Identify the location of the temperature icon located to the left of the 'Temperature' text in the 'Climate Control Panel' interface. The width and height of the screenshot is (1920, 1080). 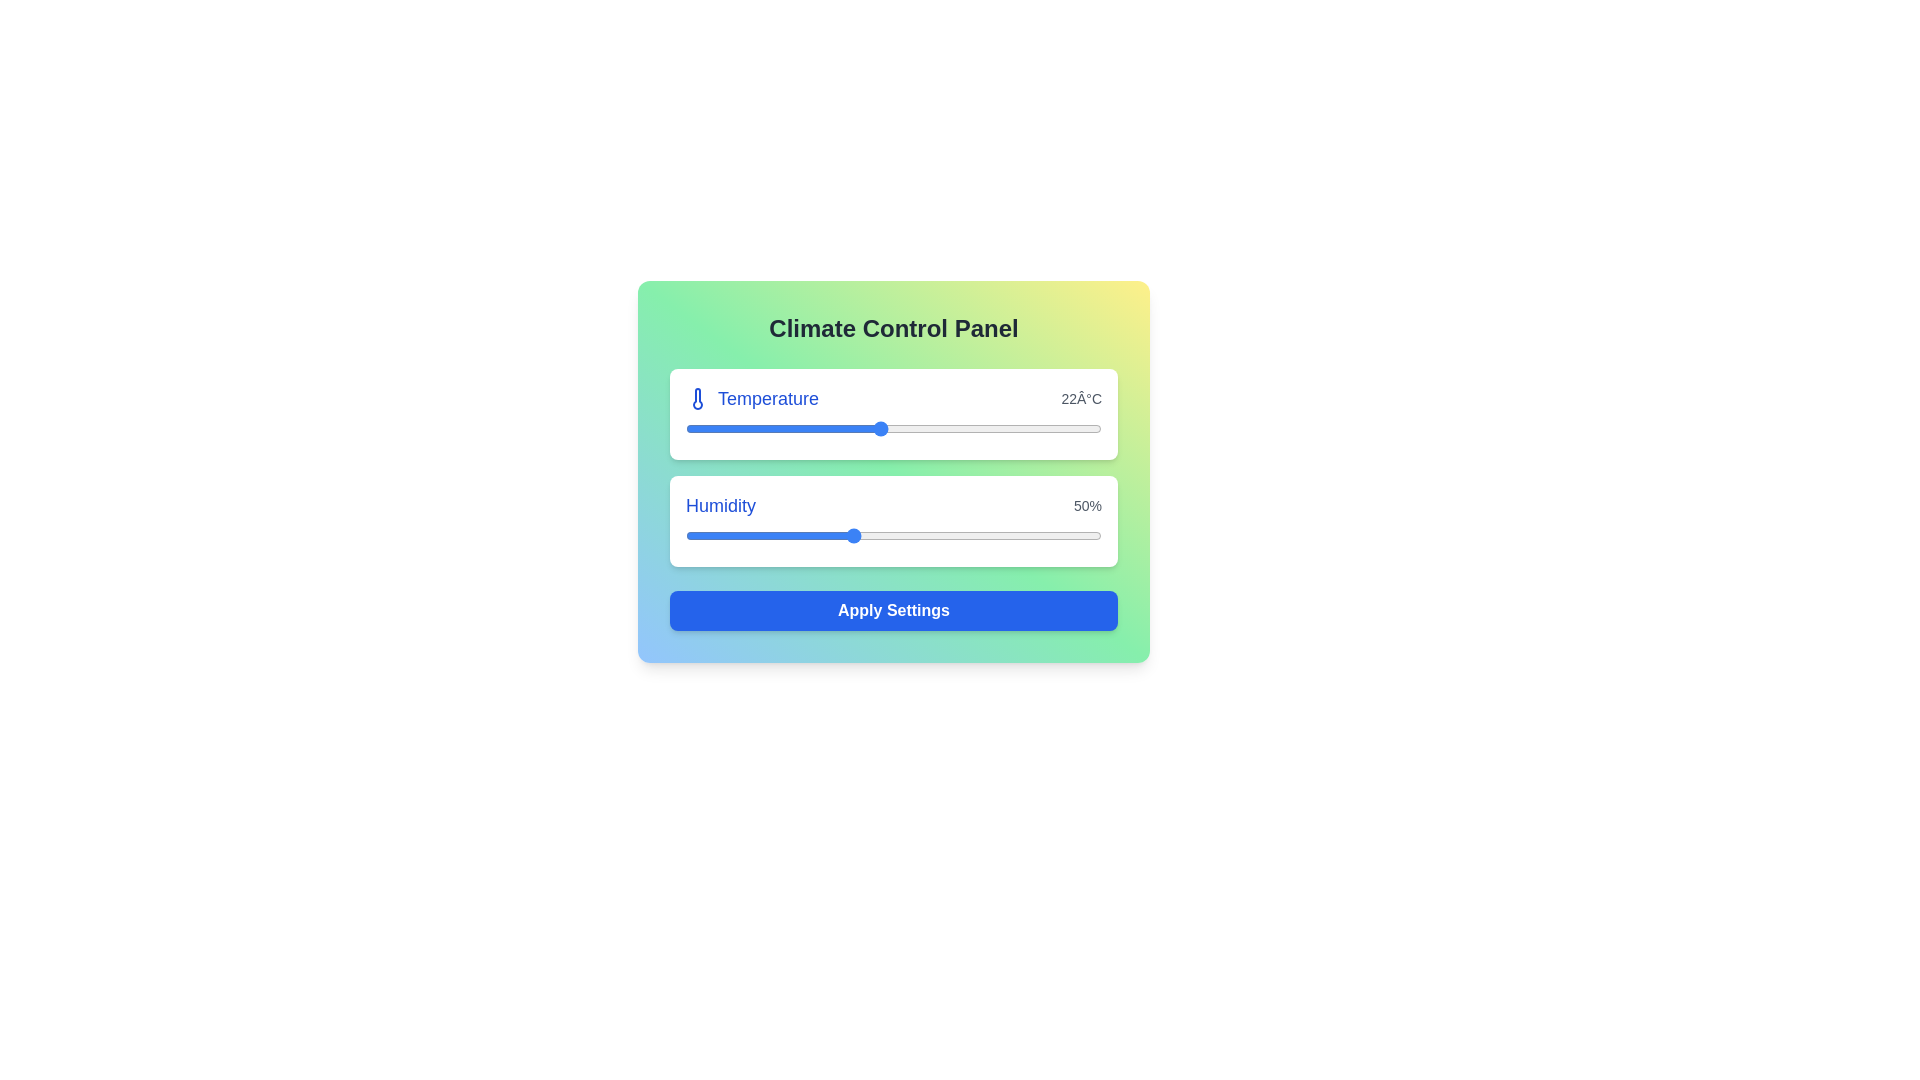
(697, 398).